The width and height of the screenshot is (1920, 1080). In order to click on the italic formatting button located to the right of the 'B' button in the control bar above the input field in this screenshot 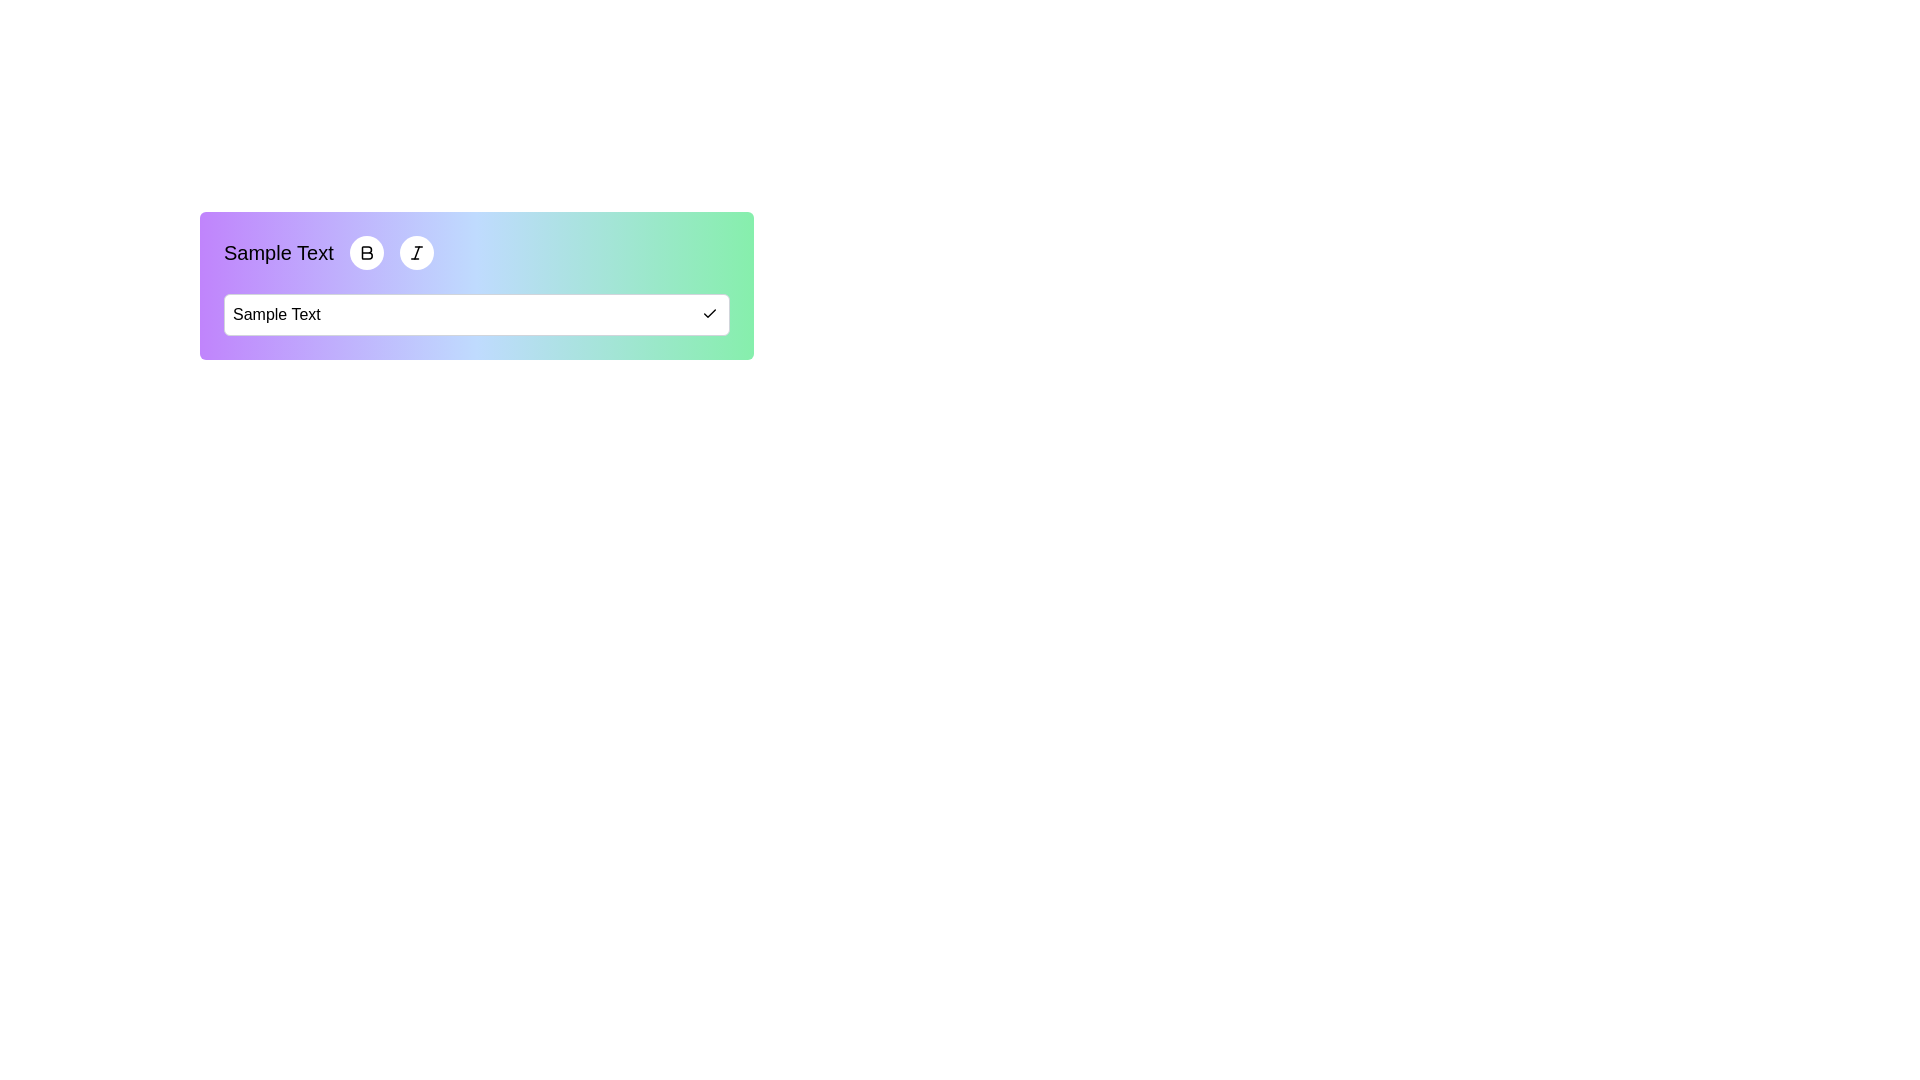, I will do `click(415, 252)`.